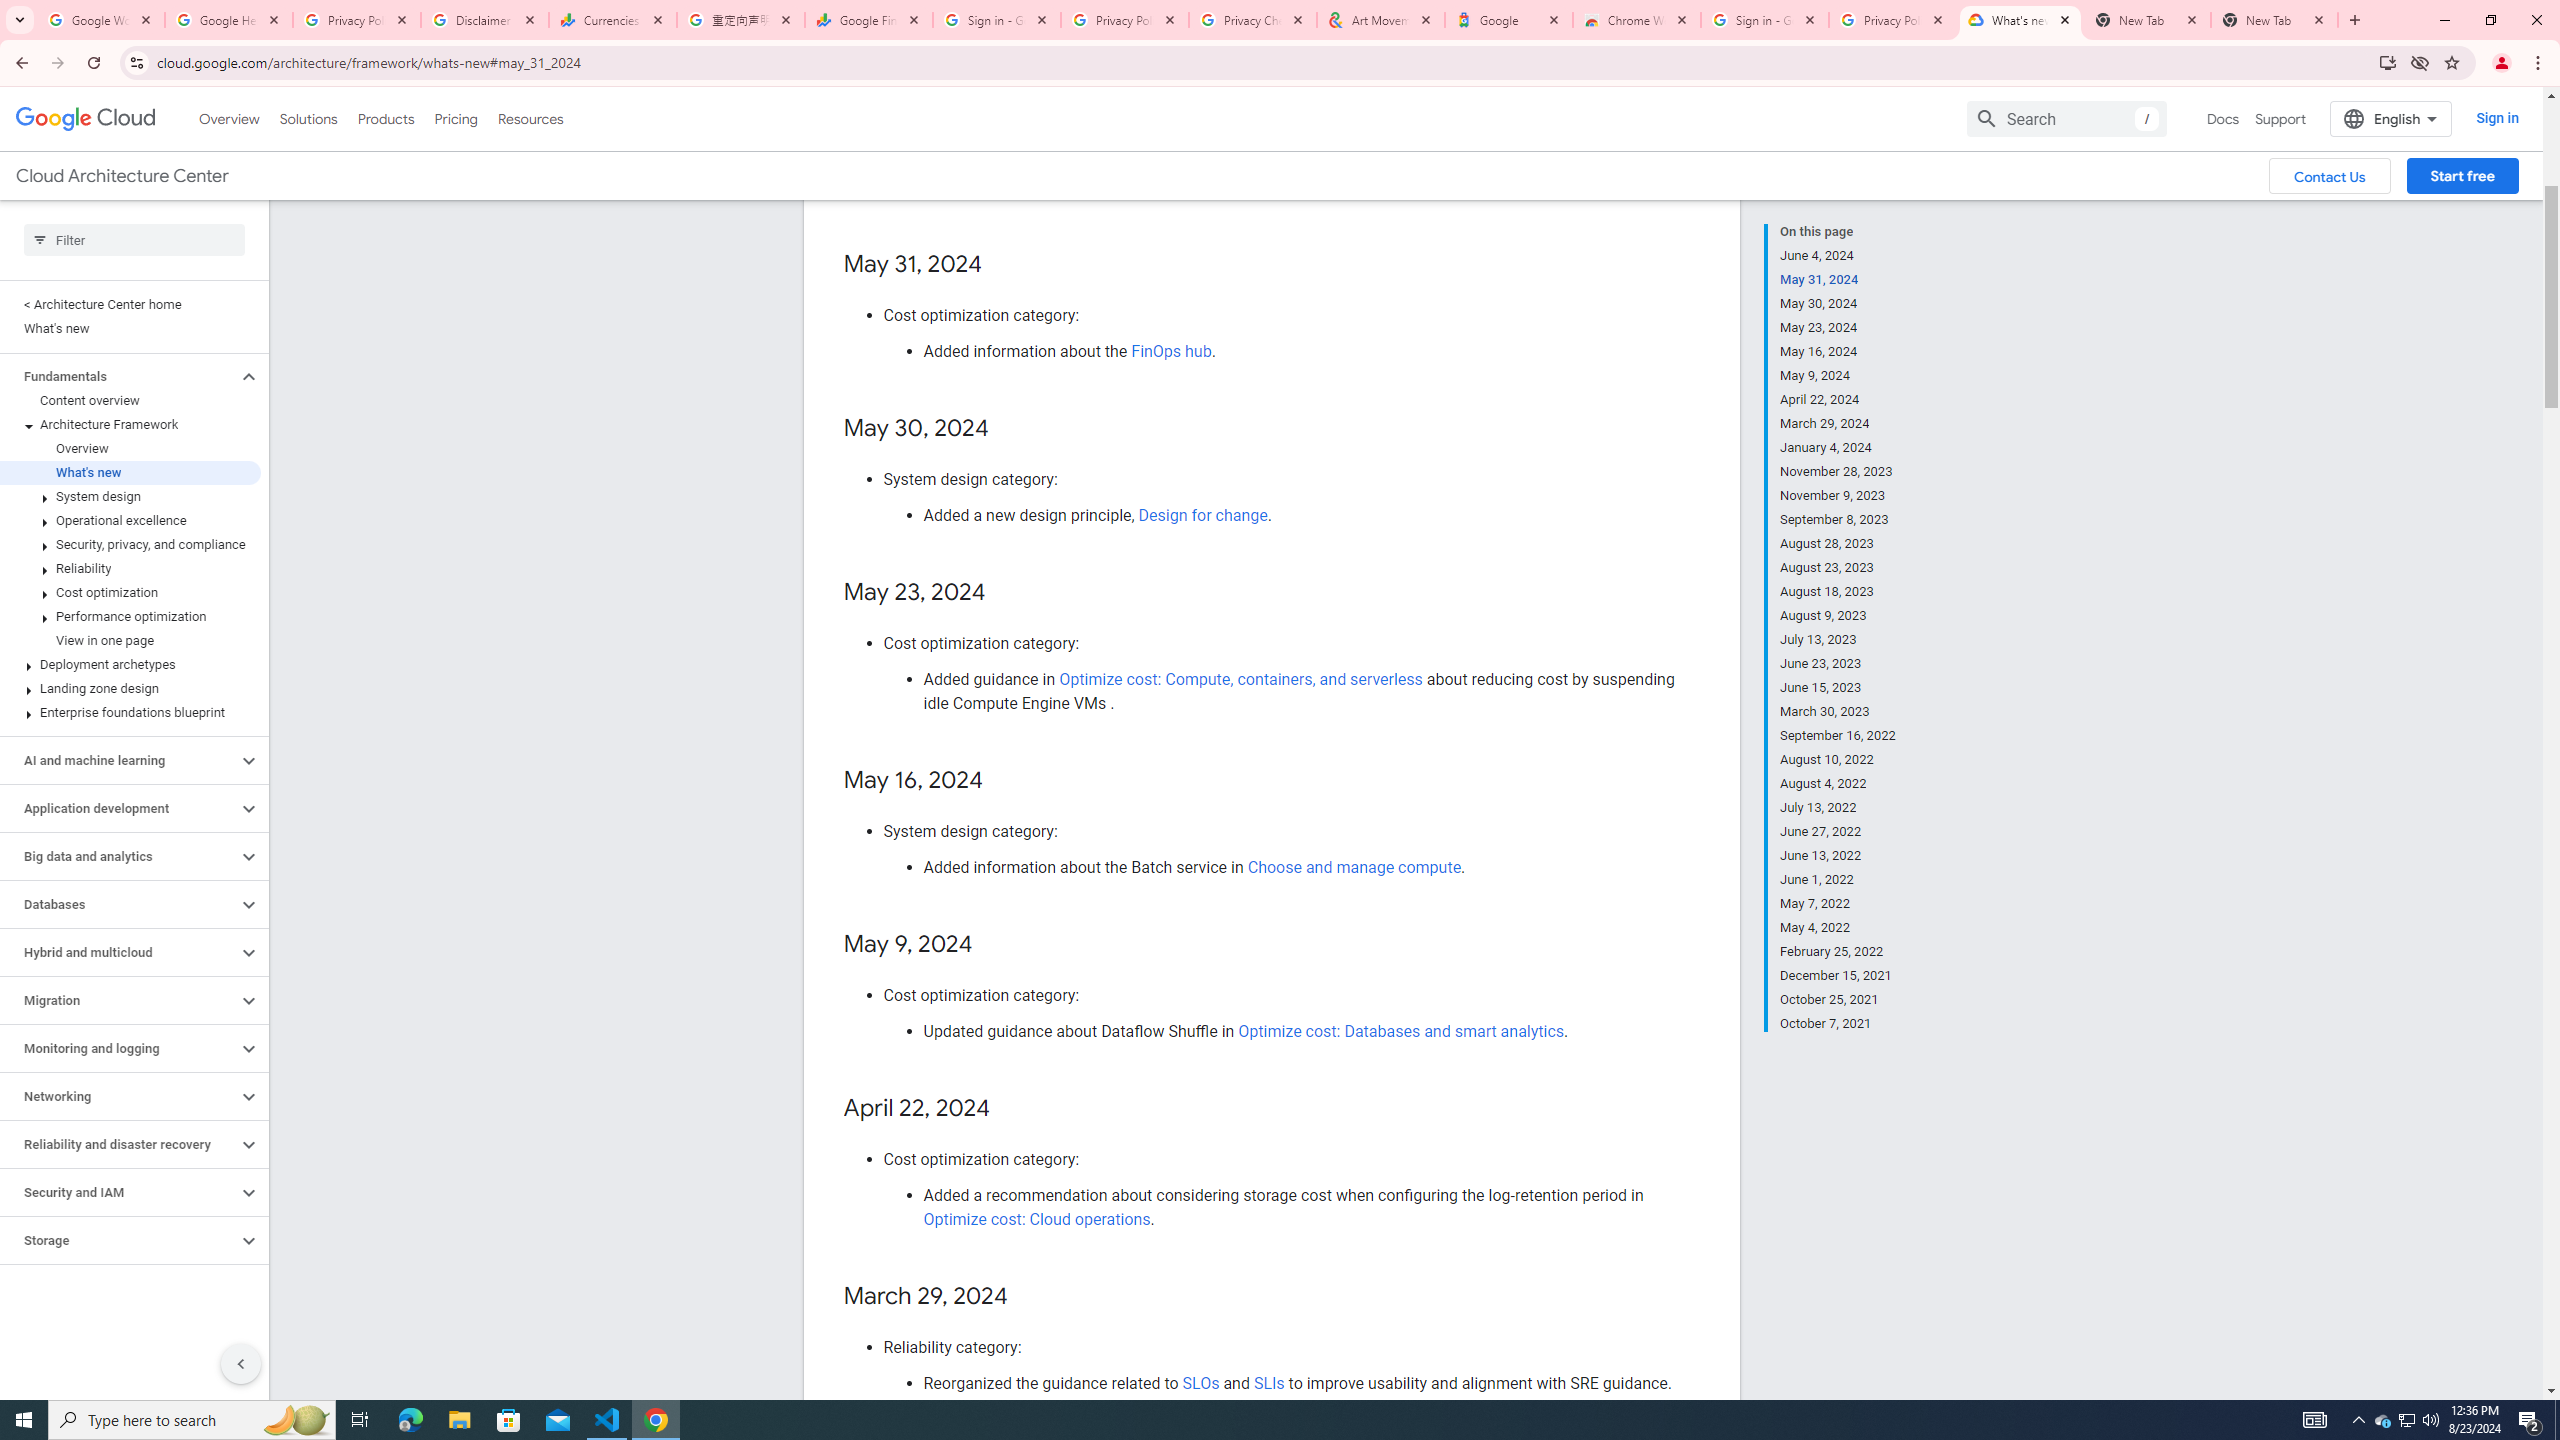 The image size is (2560, 1440). Describe the element at coordinates (118, 951) in the screenshot. I see `'Hybrid and multicloud'` at that location.